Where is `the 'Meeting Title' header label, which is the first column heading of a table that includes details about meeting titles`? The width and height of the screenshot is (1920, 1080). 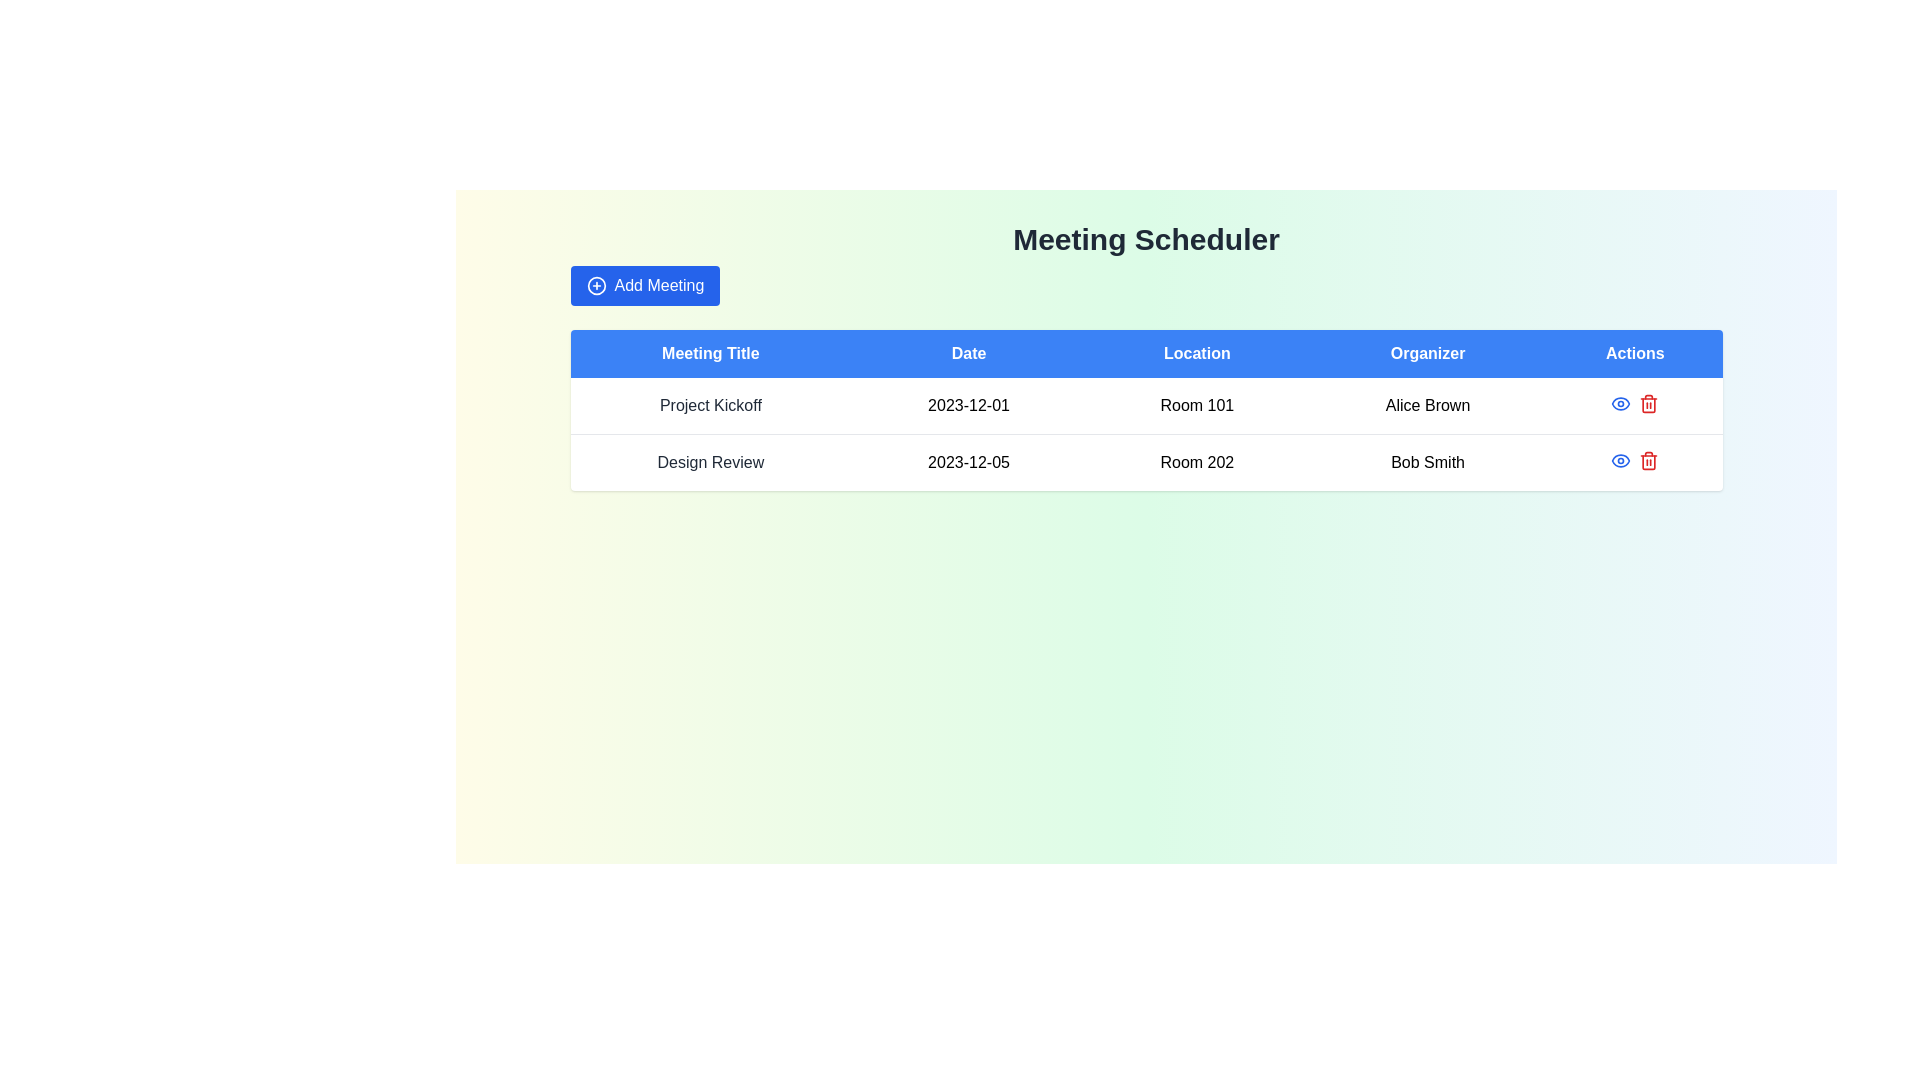 the 'Meeting Title' header label, which is the first column heading of a table that includes details about meeting titles is located at coordinates (710, 353).